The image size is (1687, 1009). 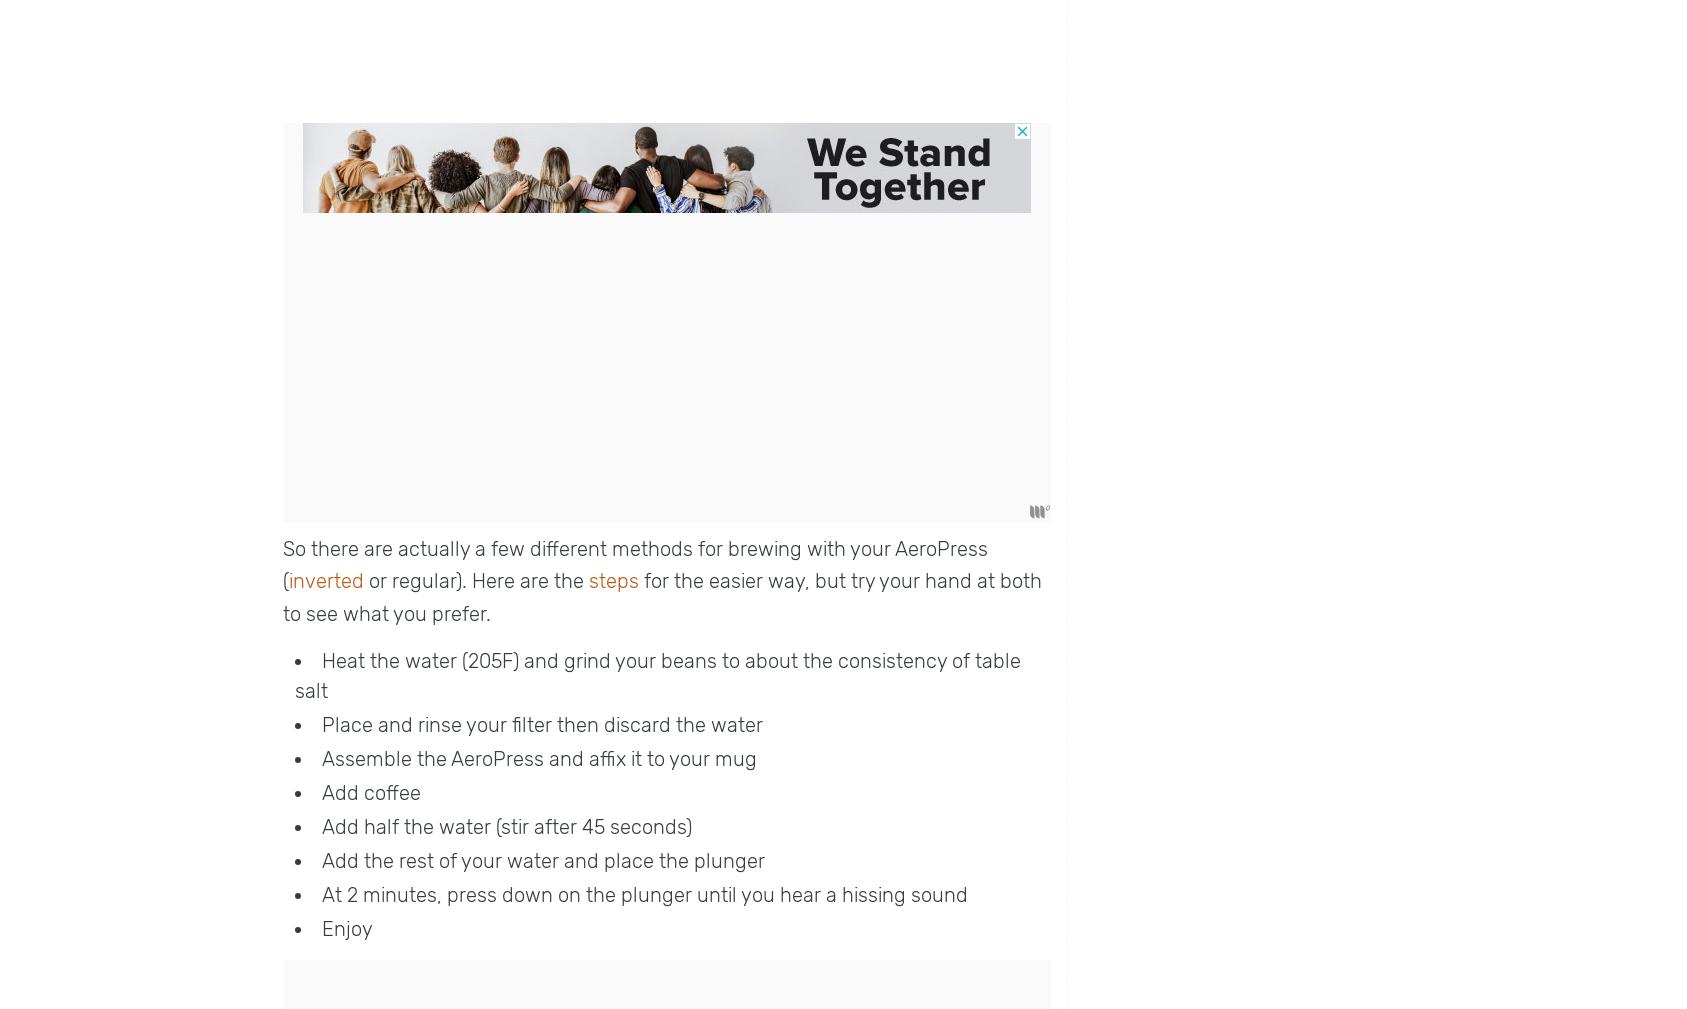 What do you see at coordinates (657, 676) in the screenshot?
I see `'Heat the water (205F) and grind your beans to about the consistency of table salt'` at bounding box center [657, 676].